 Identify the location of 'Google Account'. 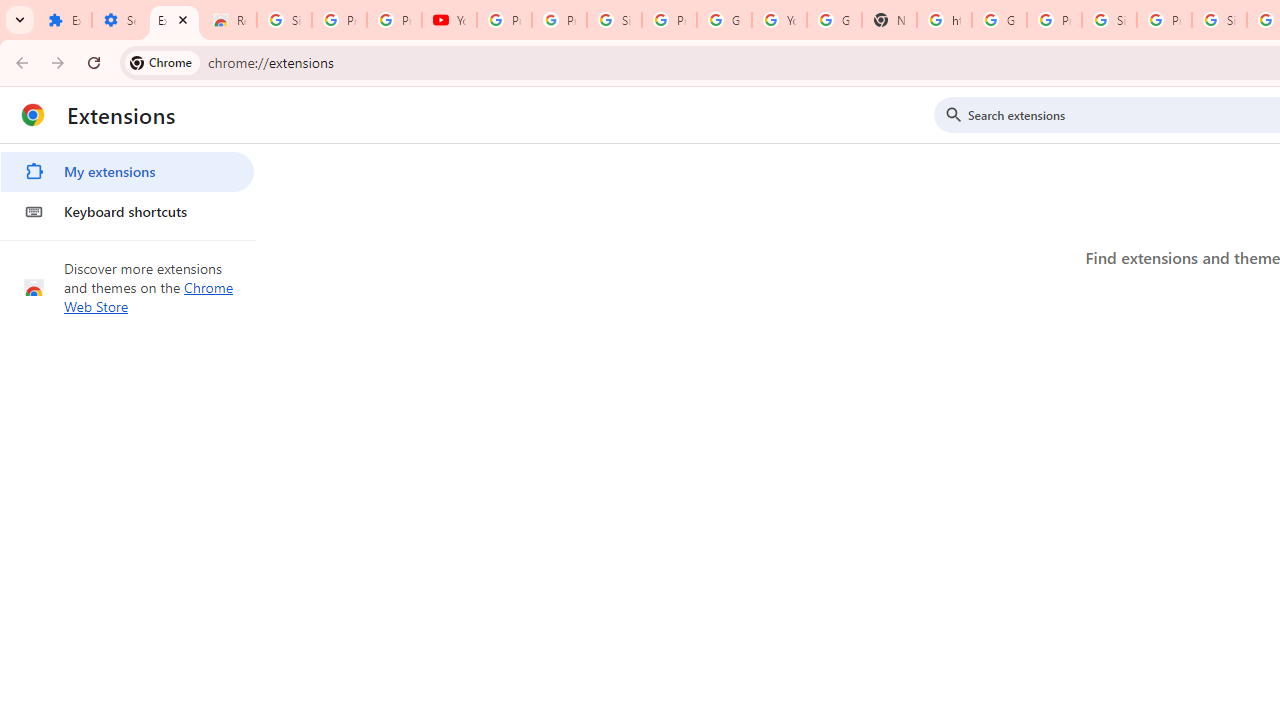
(724, 20).